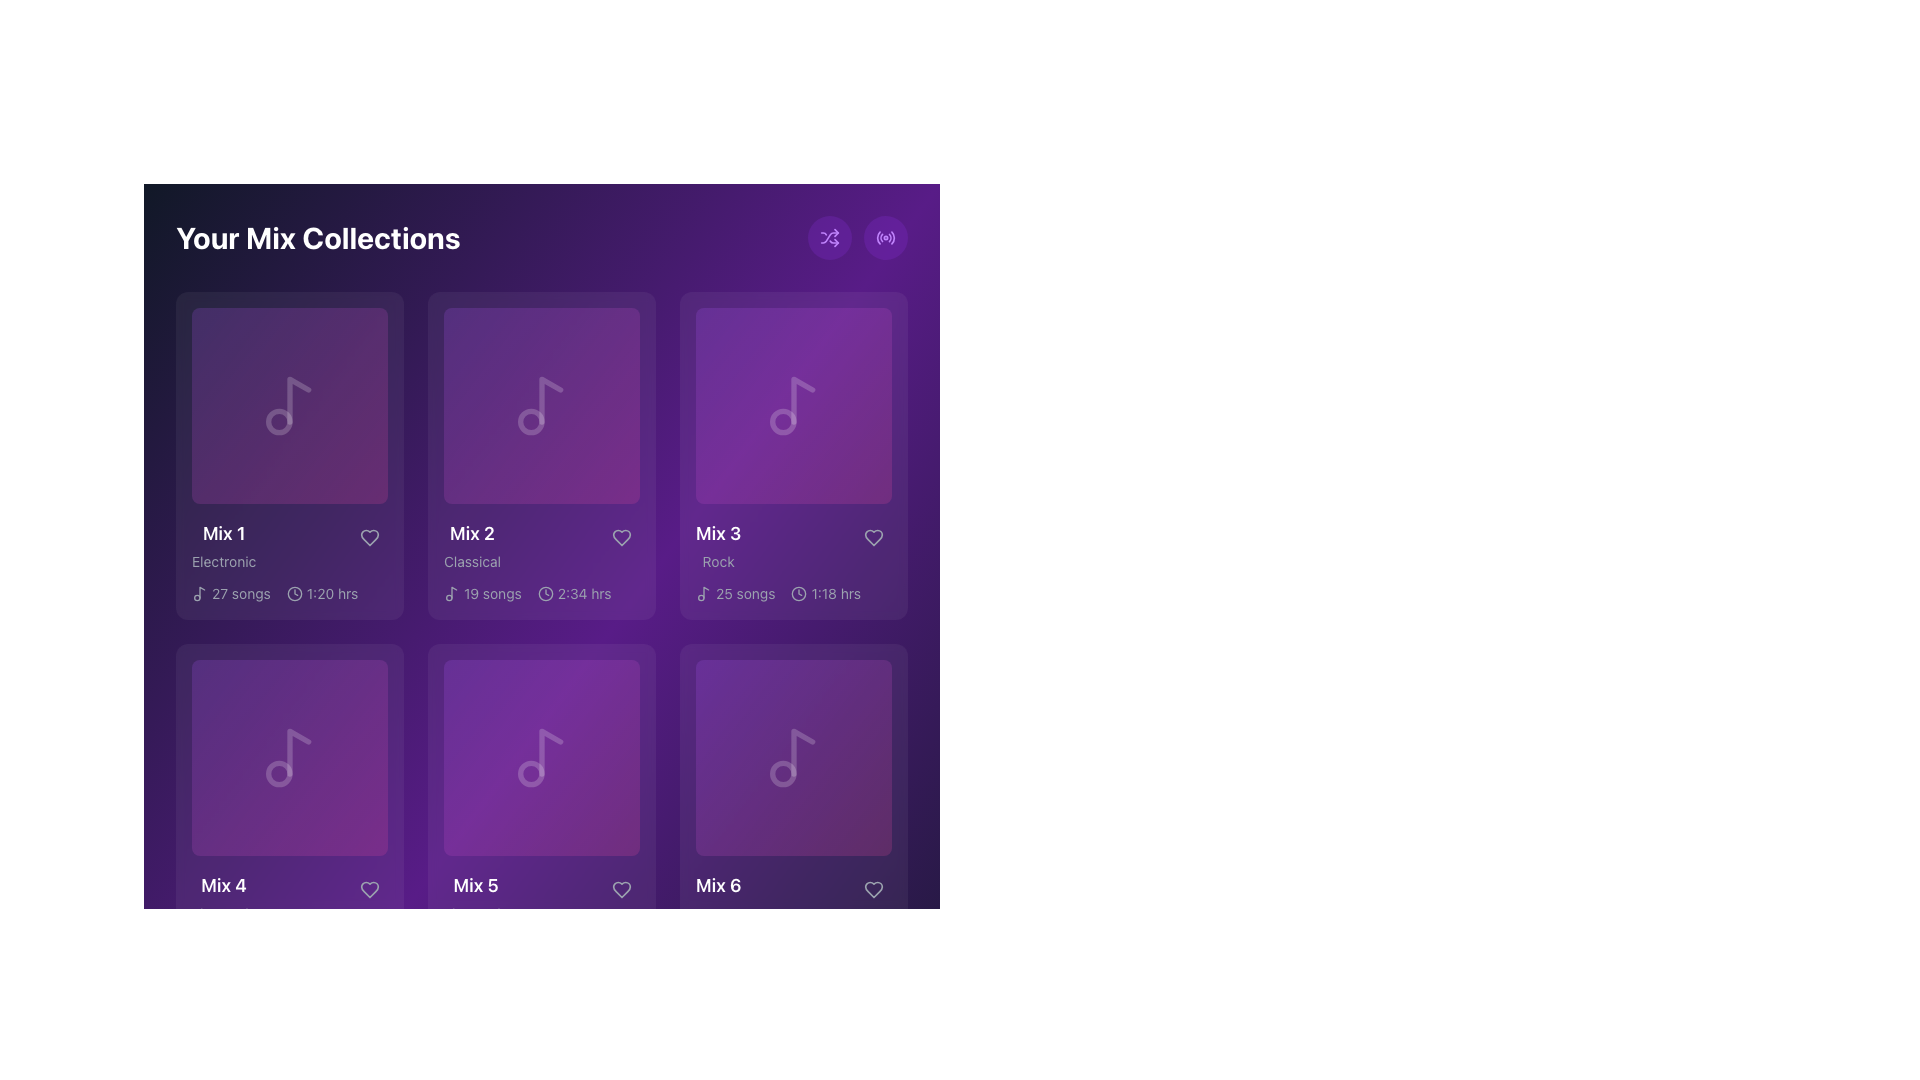  What do you see at coordinates (288, 405) in the screenshot?
I see `the play icon button` at bounding box center [288, 405].